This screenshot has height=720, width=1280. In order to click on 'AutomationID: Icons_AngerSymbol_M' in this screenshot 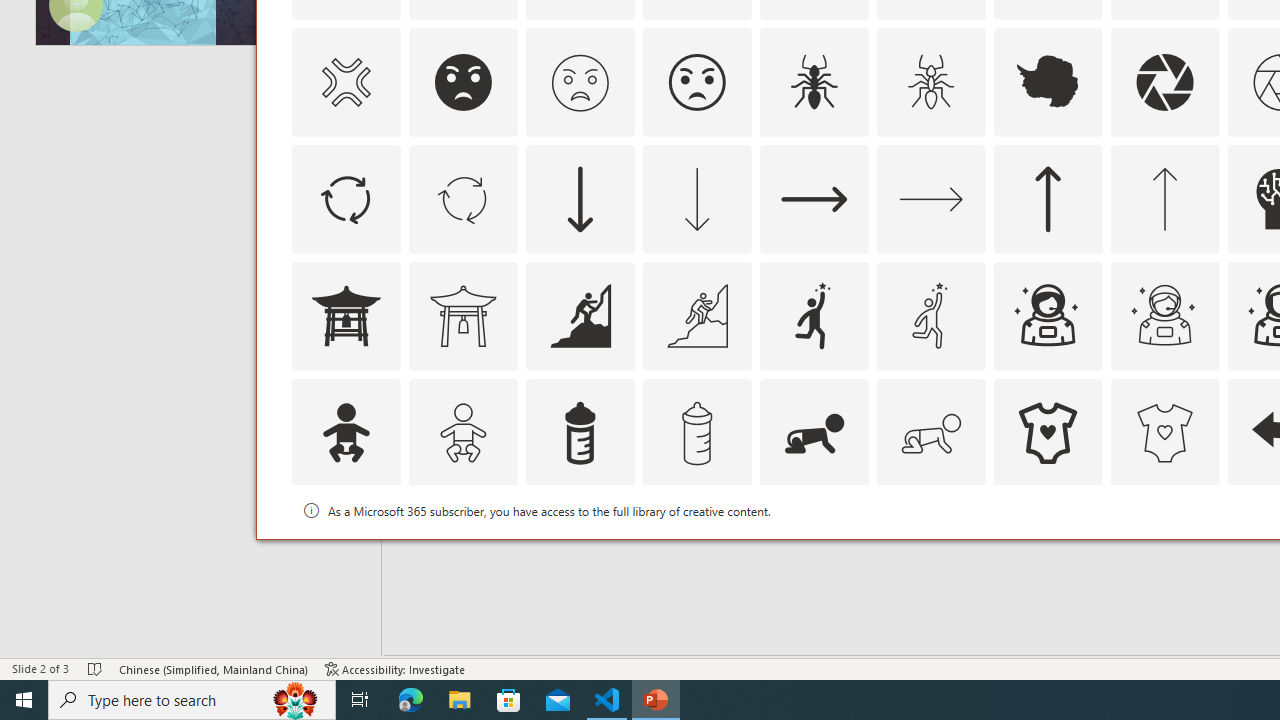, I will do `click(345, 81)`.